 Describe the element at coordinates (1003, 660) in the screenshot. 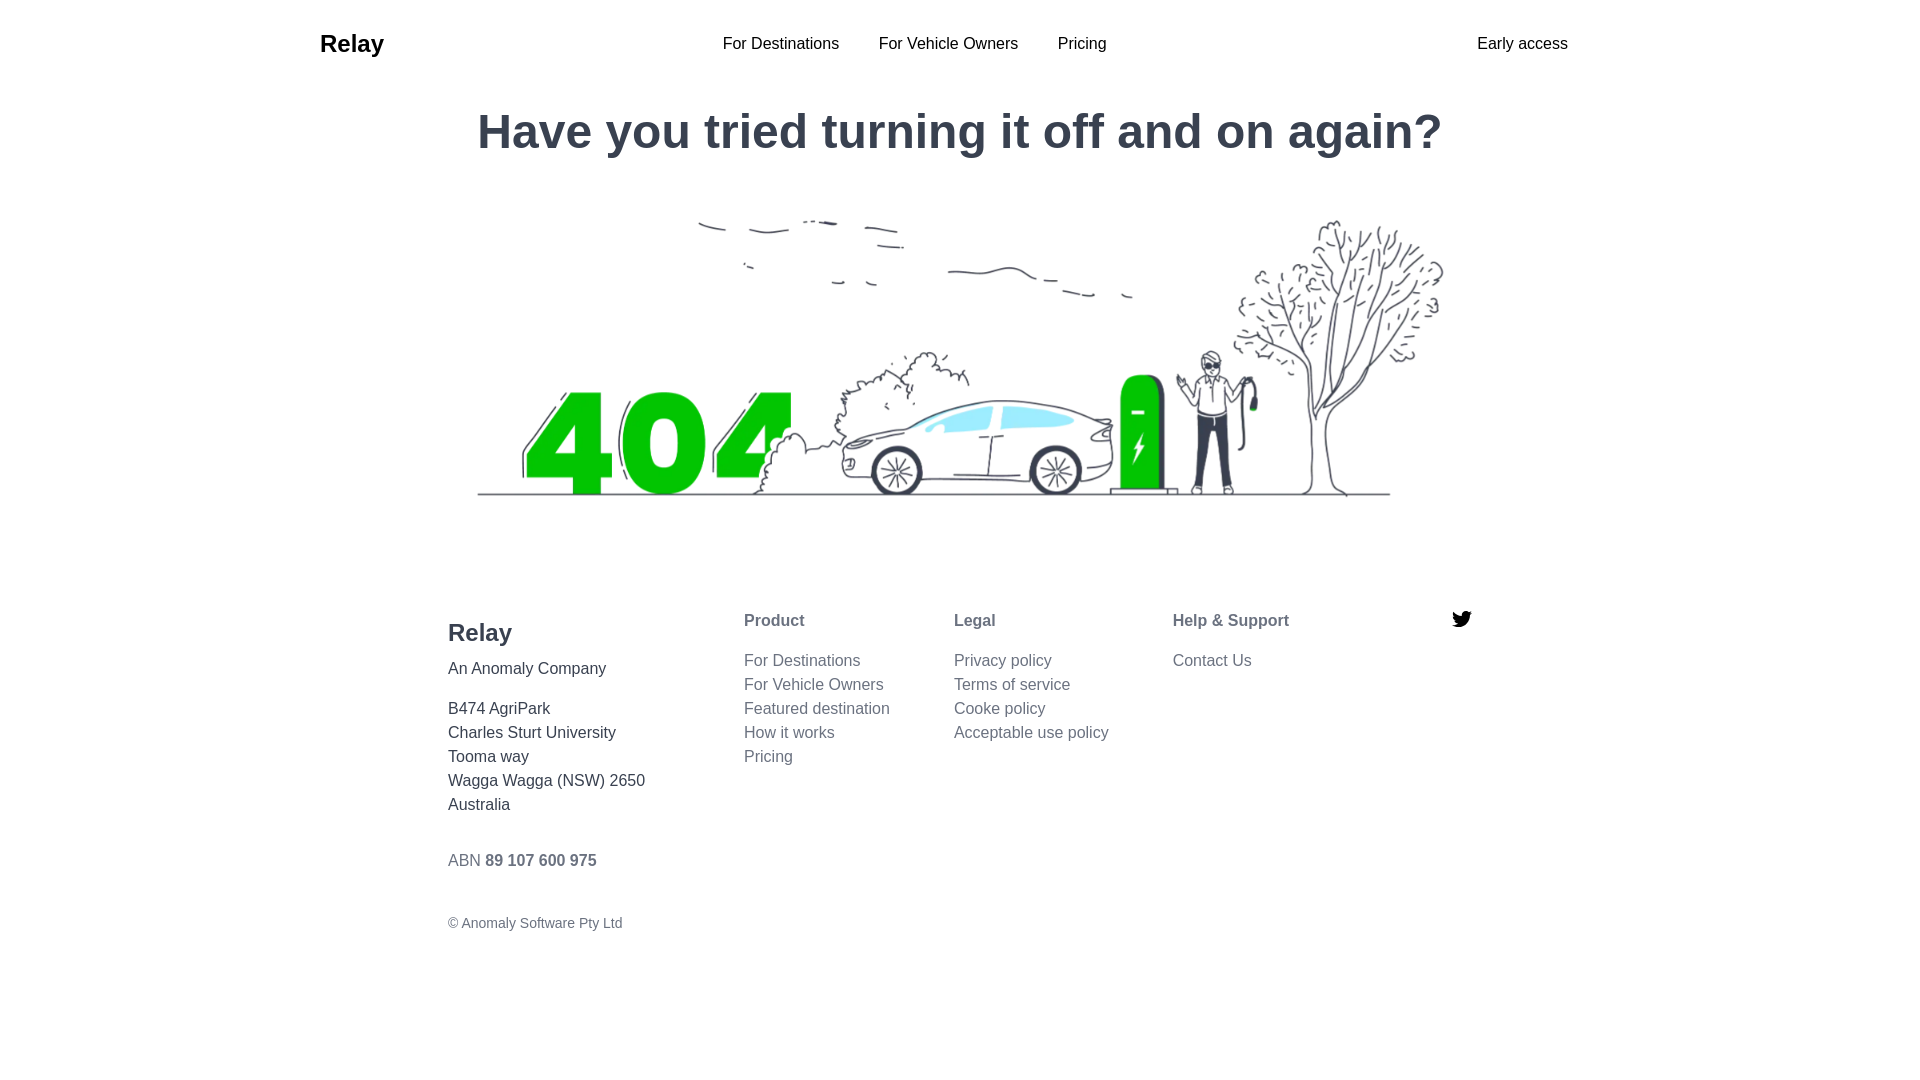

I see `'Privacy policy'` at that location.